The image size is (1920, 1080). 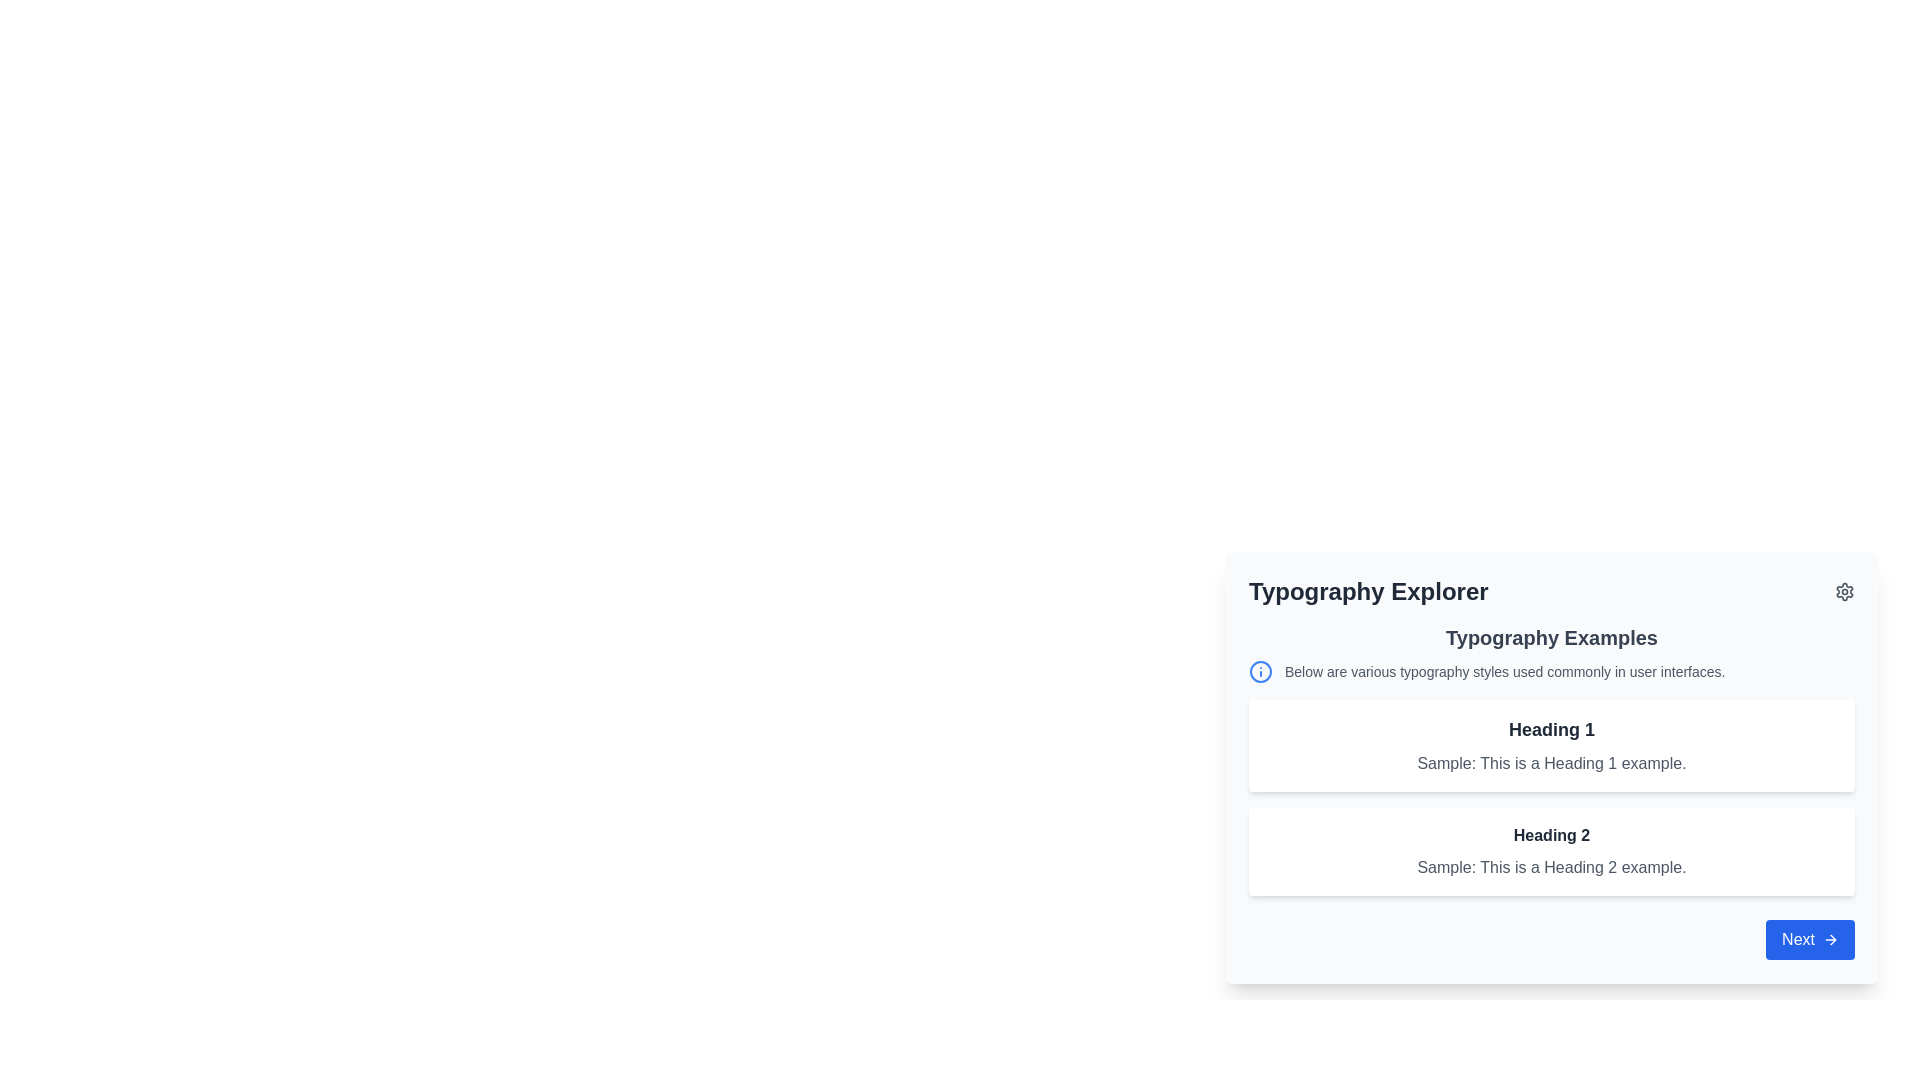 I want to click on the Heading text element in the header section of the card, so click(x=1367, y=590).